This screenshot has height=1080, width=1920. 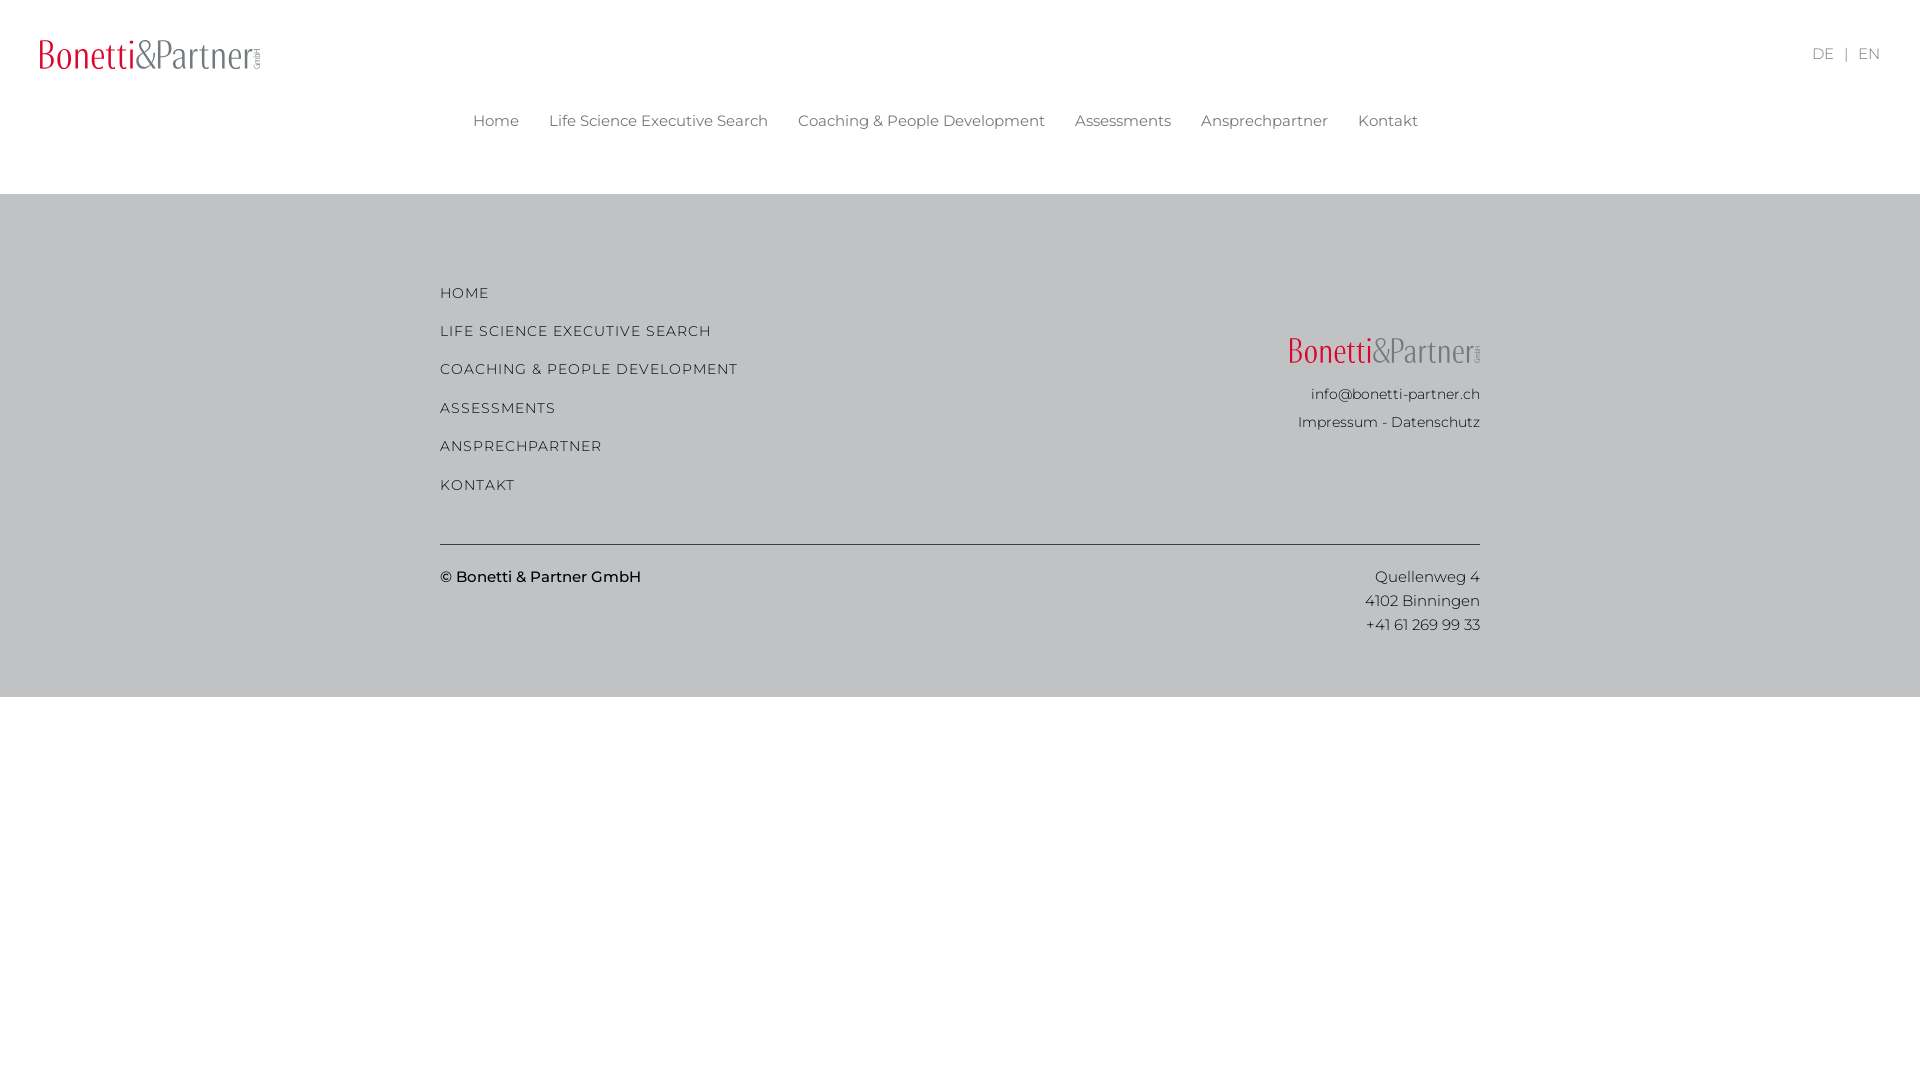 What do you see at coordinates (796, 120) in the screenshot?
I see `'Coaching & People Development'` at bounding box center [796, 120].